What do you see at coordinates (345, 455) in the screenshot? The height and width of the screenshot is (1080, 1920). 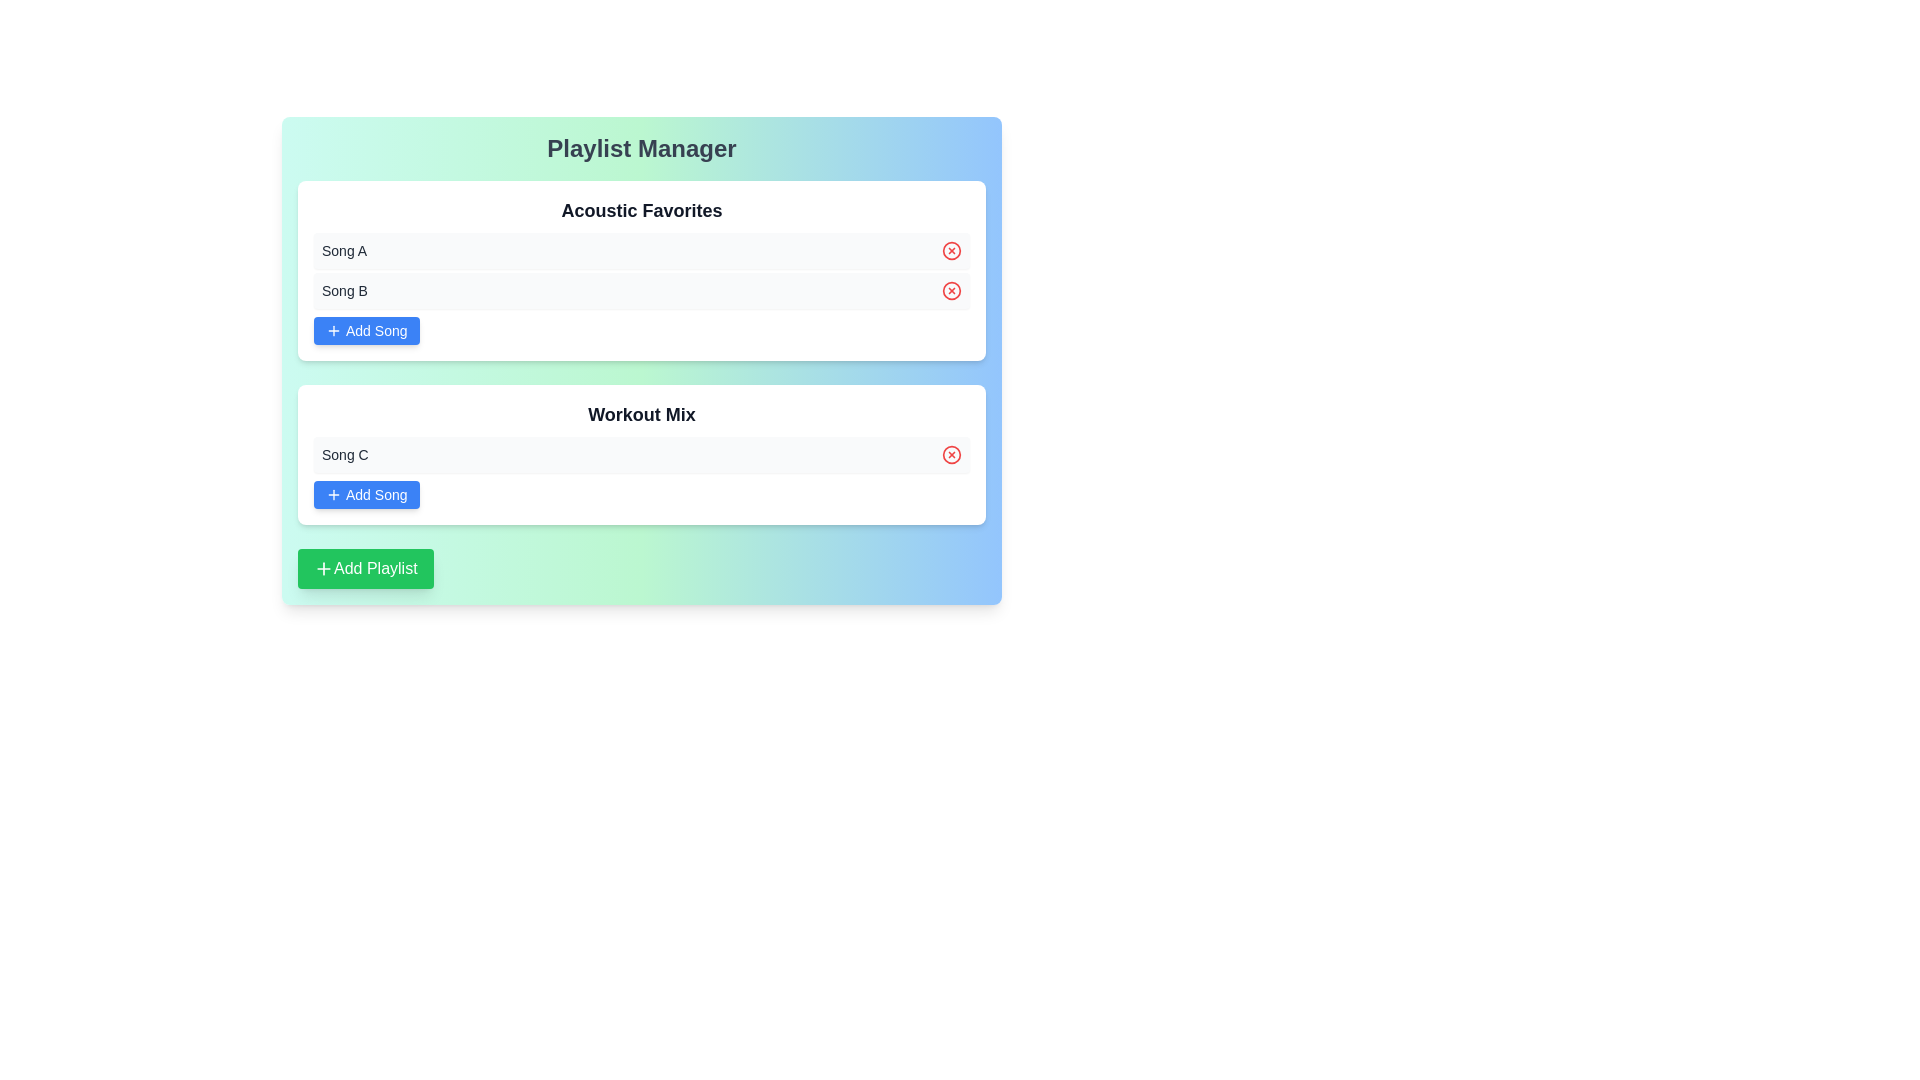 I see `the text label 'Song C' in the 'Workout Mix' panel, which is the first item in the song list above the 'Add Song' button` at bounding box center [345, 455].